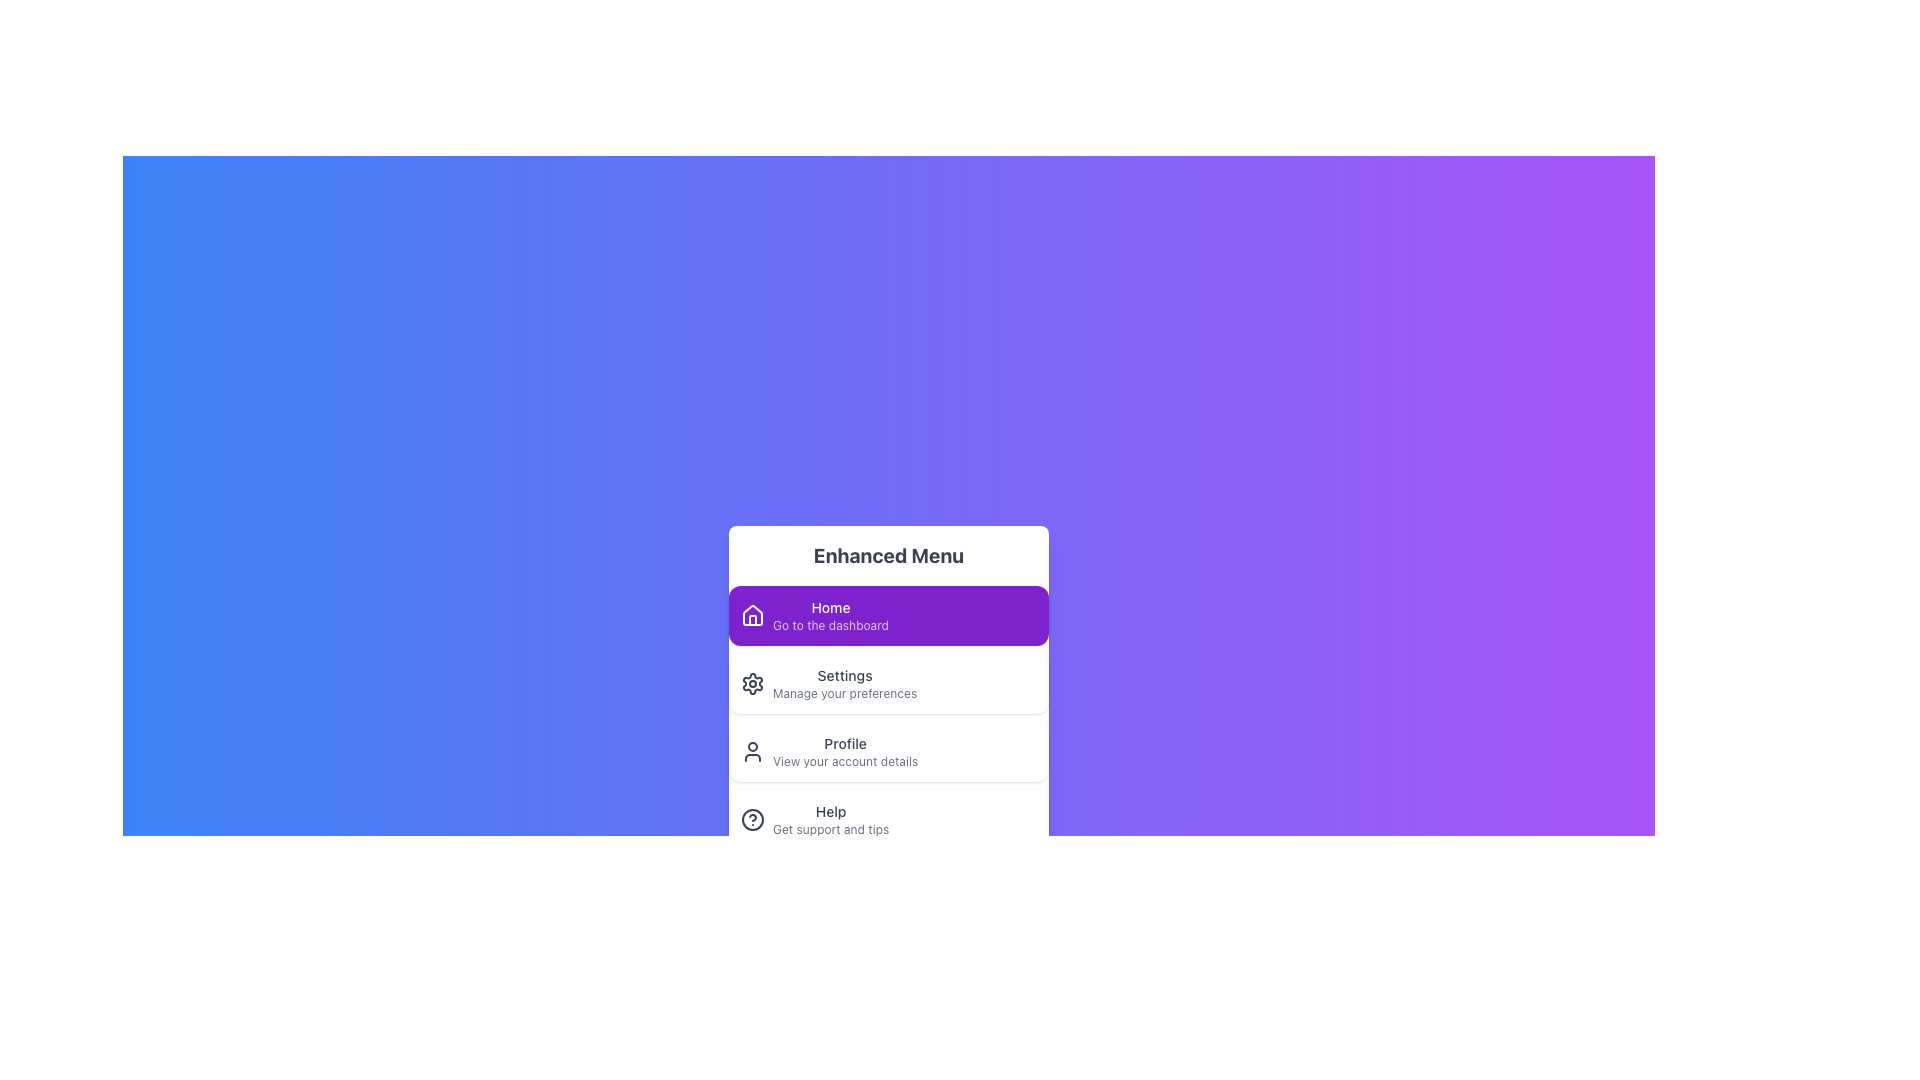  Describe the element at coordinates (887, 752) in the screenshot. I see `the 'Profile' button, which is a rectangular UI component with a white background, soft rounded corners, and a user silhouette icon followed by the text 'Profile' and 'View your account details'` at that location.